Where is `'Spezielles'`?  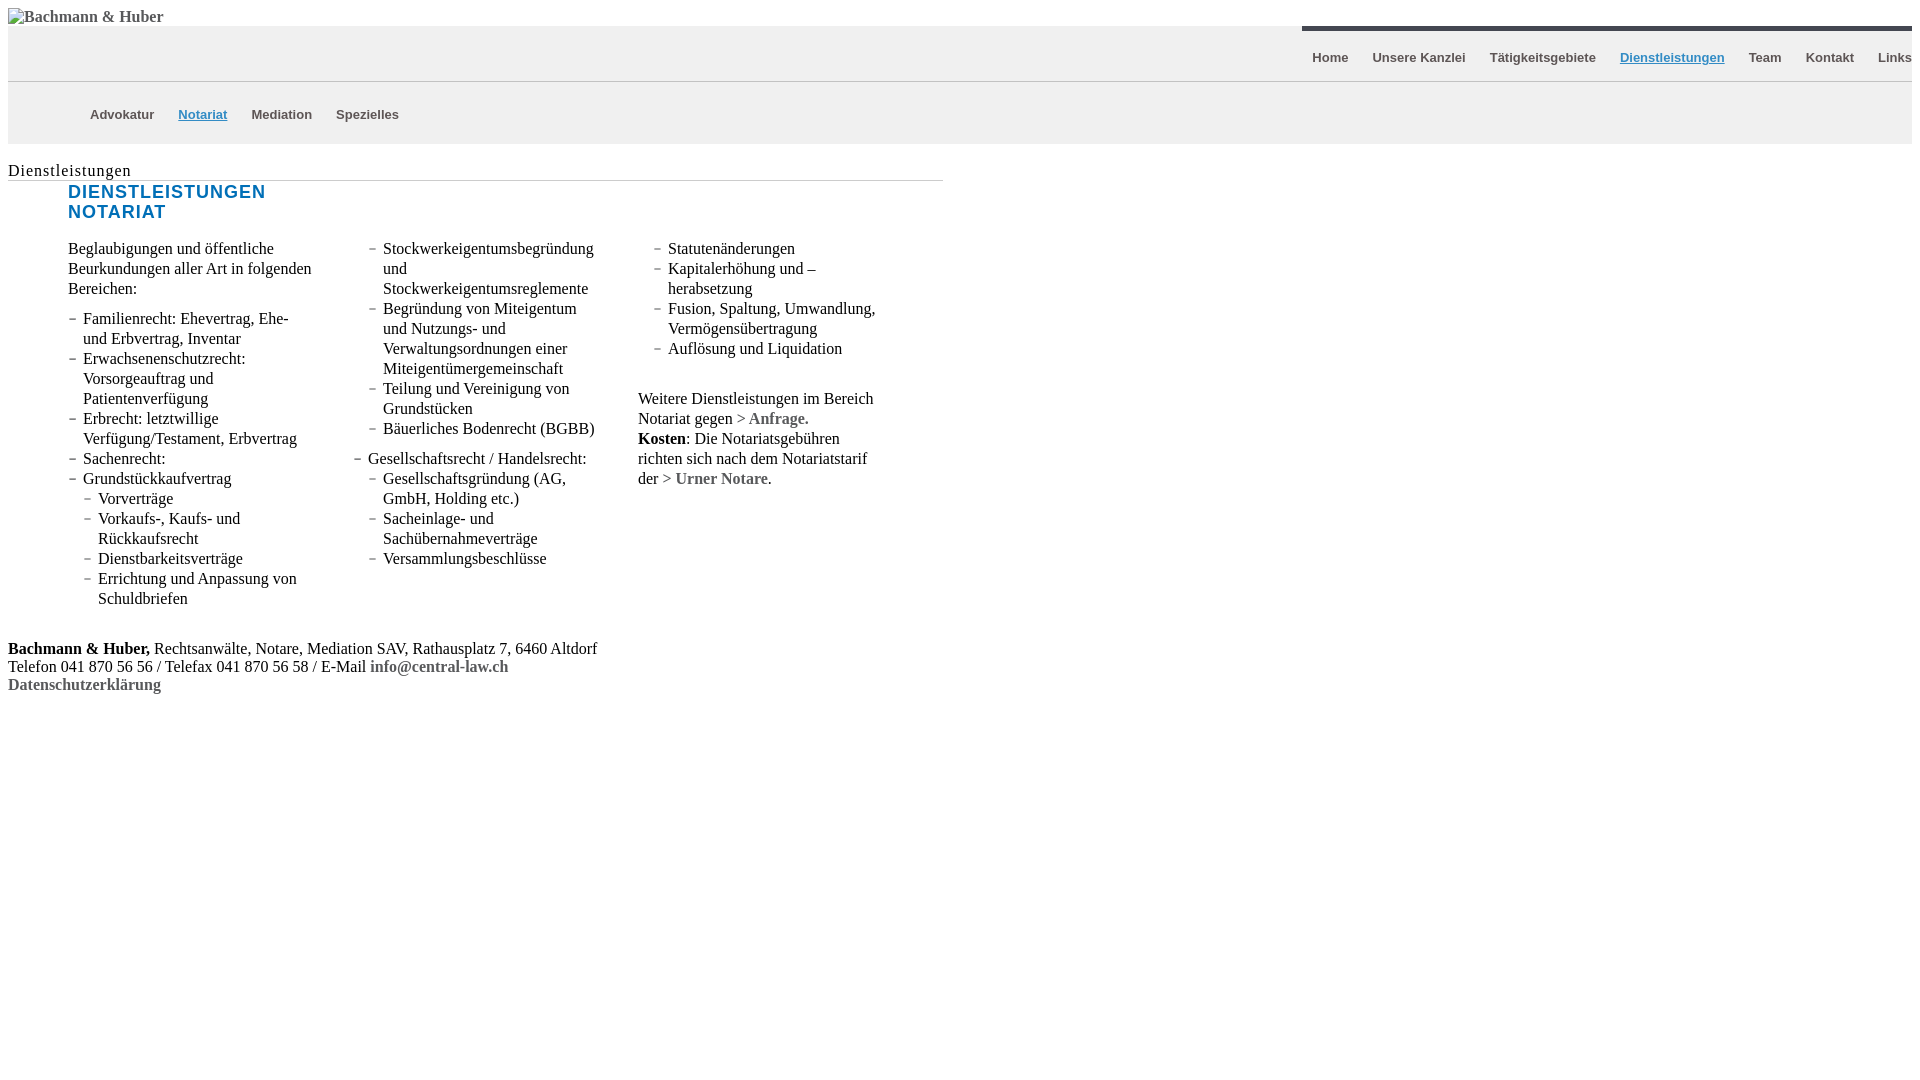
'Spezielles' is located at coordinates (367, 114).